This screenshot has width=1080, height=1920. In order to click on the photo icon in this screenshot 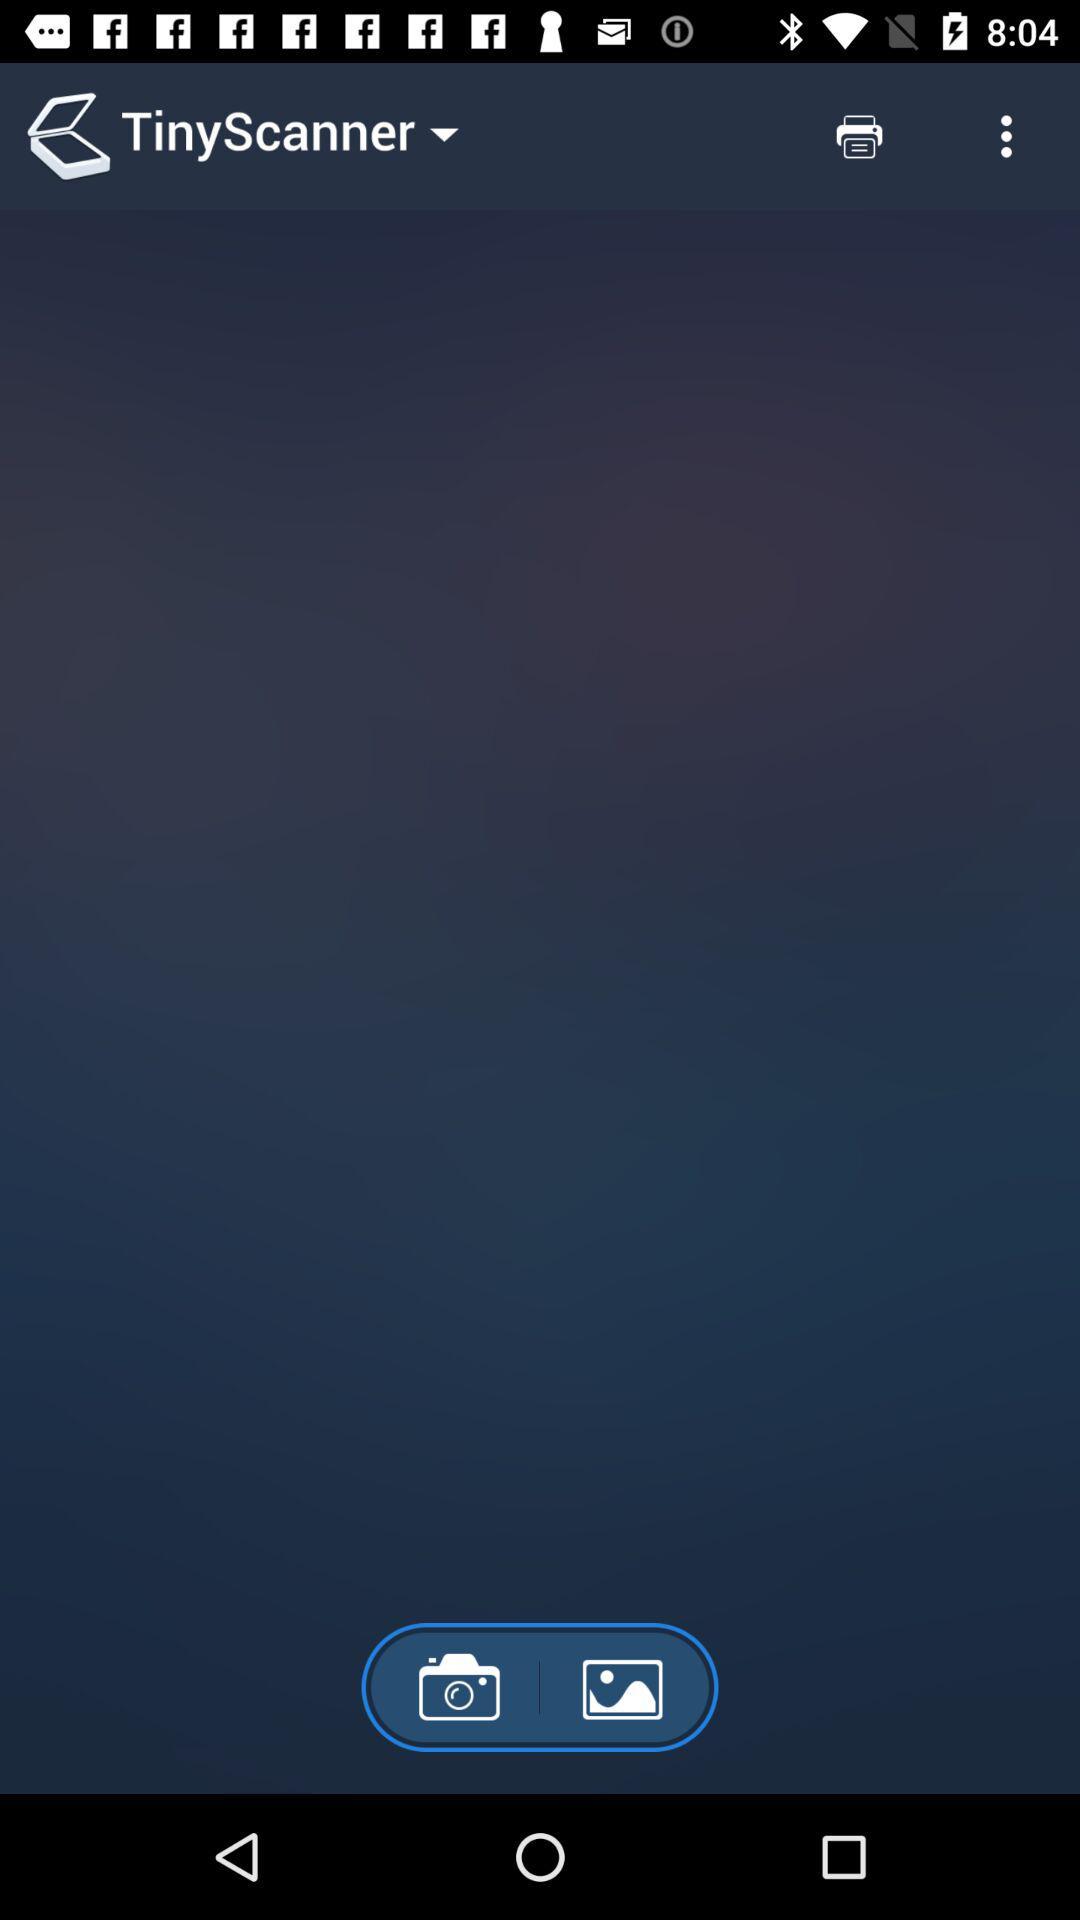, I will do `click(450, 1686)`.